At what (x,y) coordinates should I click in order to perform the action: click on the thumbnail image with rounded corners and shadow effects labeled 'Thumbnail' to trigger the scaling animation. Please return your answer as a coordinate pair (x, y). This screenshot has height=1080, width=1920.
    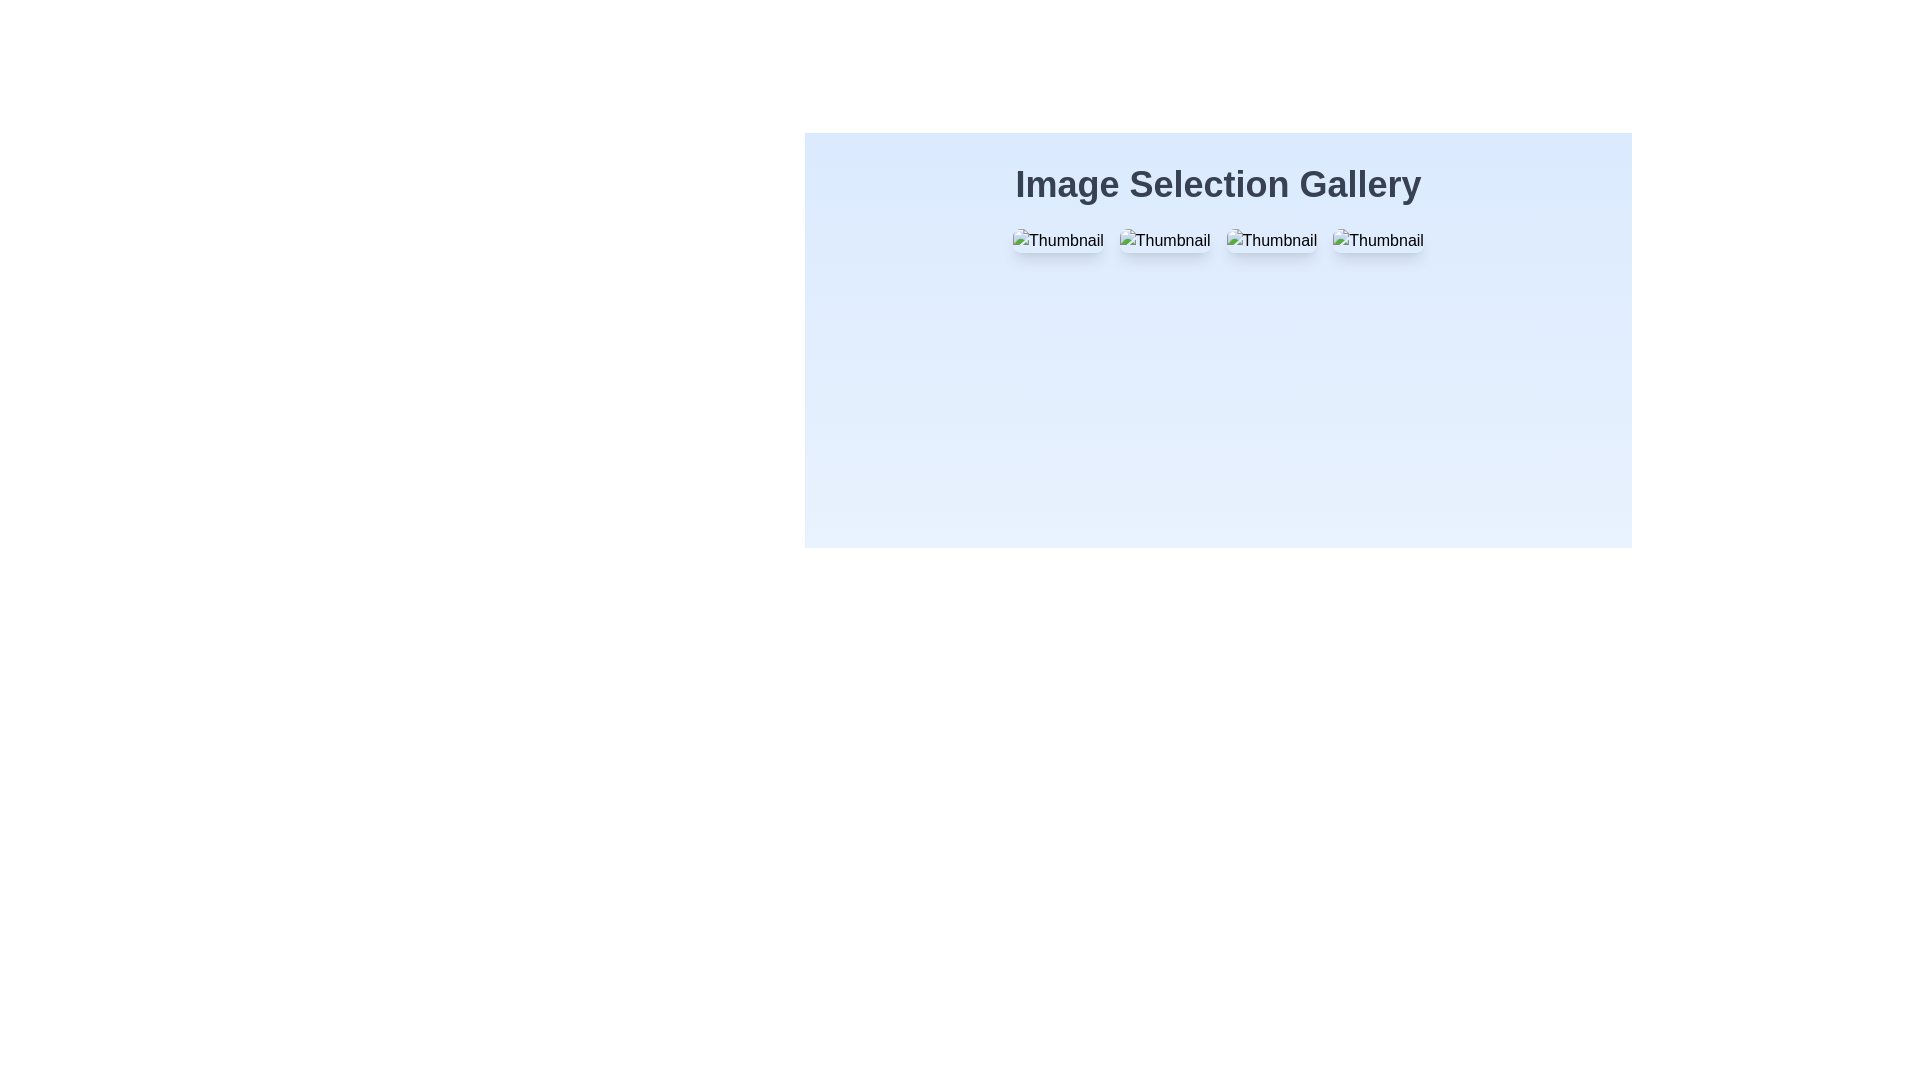
    Looking at the image, I should click on (1165, 239).